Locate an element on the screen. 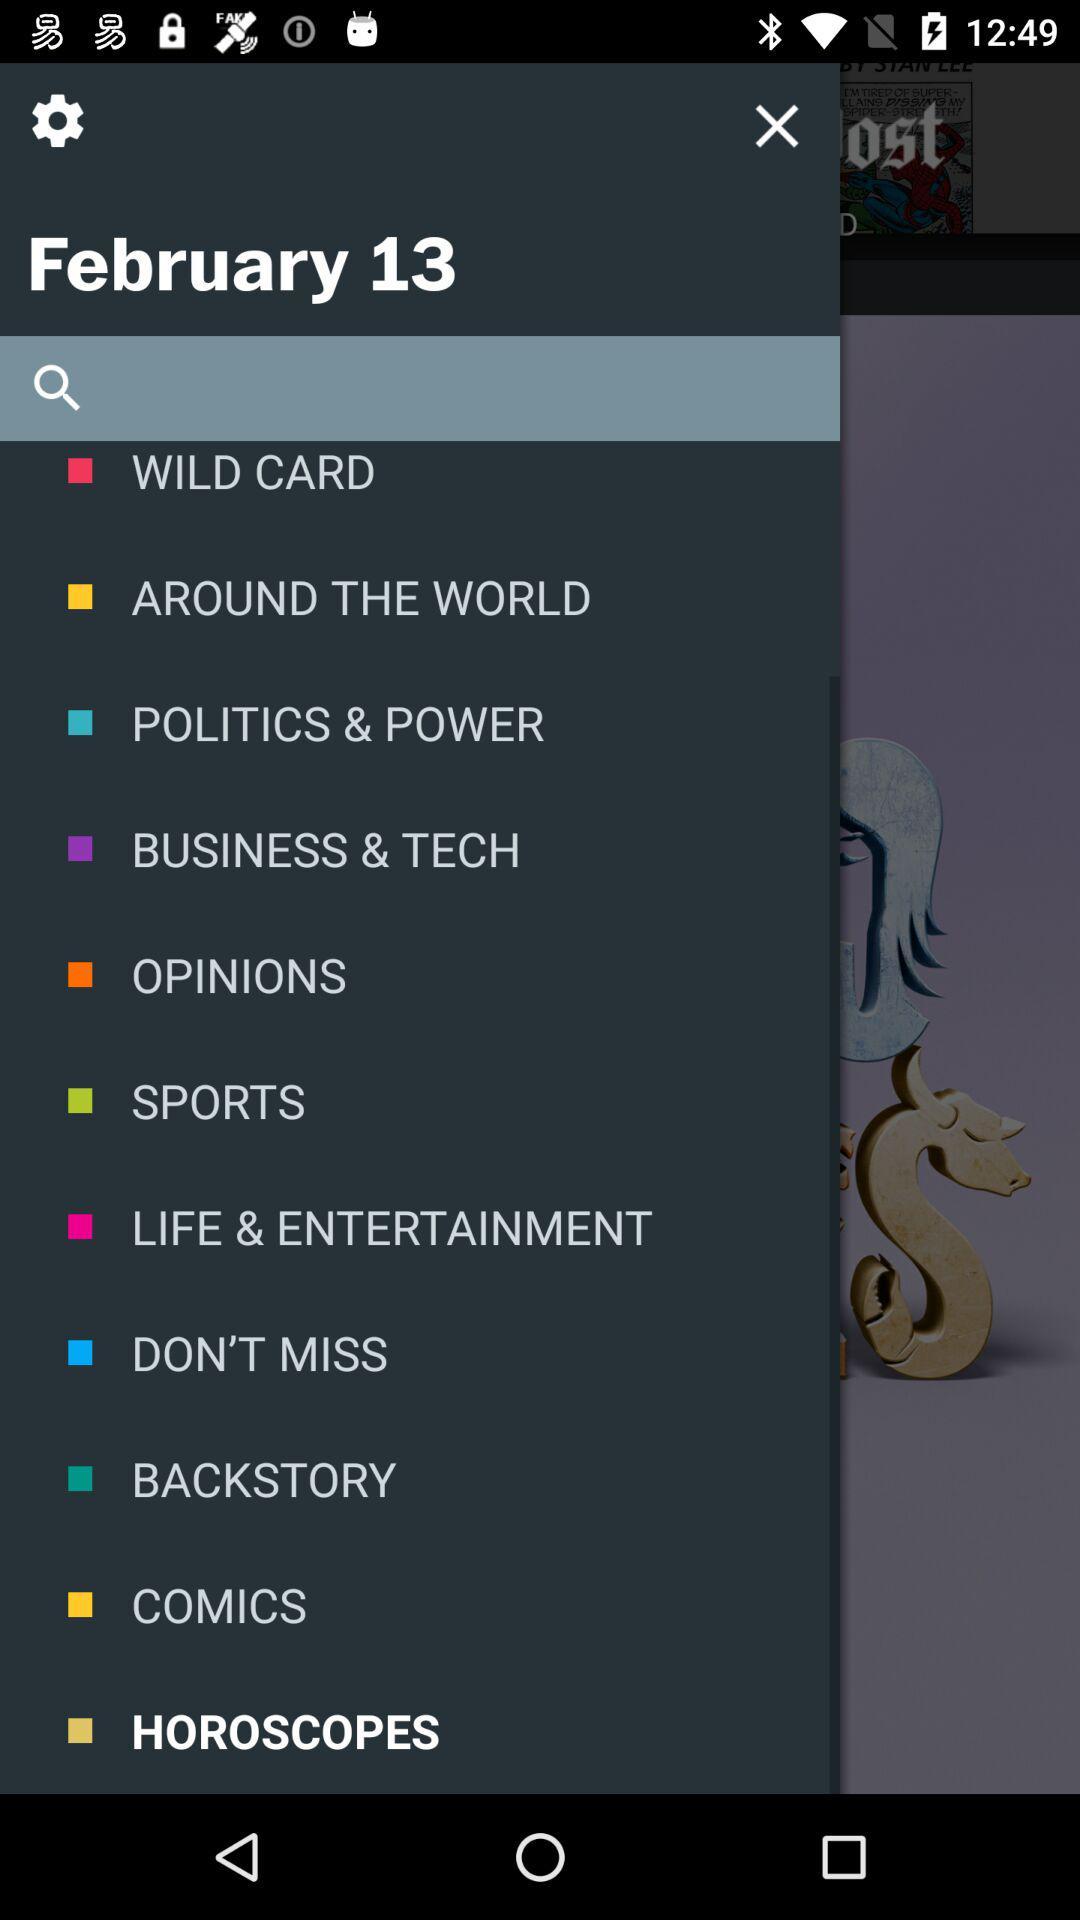 The image size is (1080, 1920). the icon above comics item is located at coordinates (419, 1478).